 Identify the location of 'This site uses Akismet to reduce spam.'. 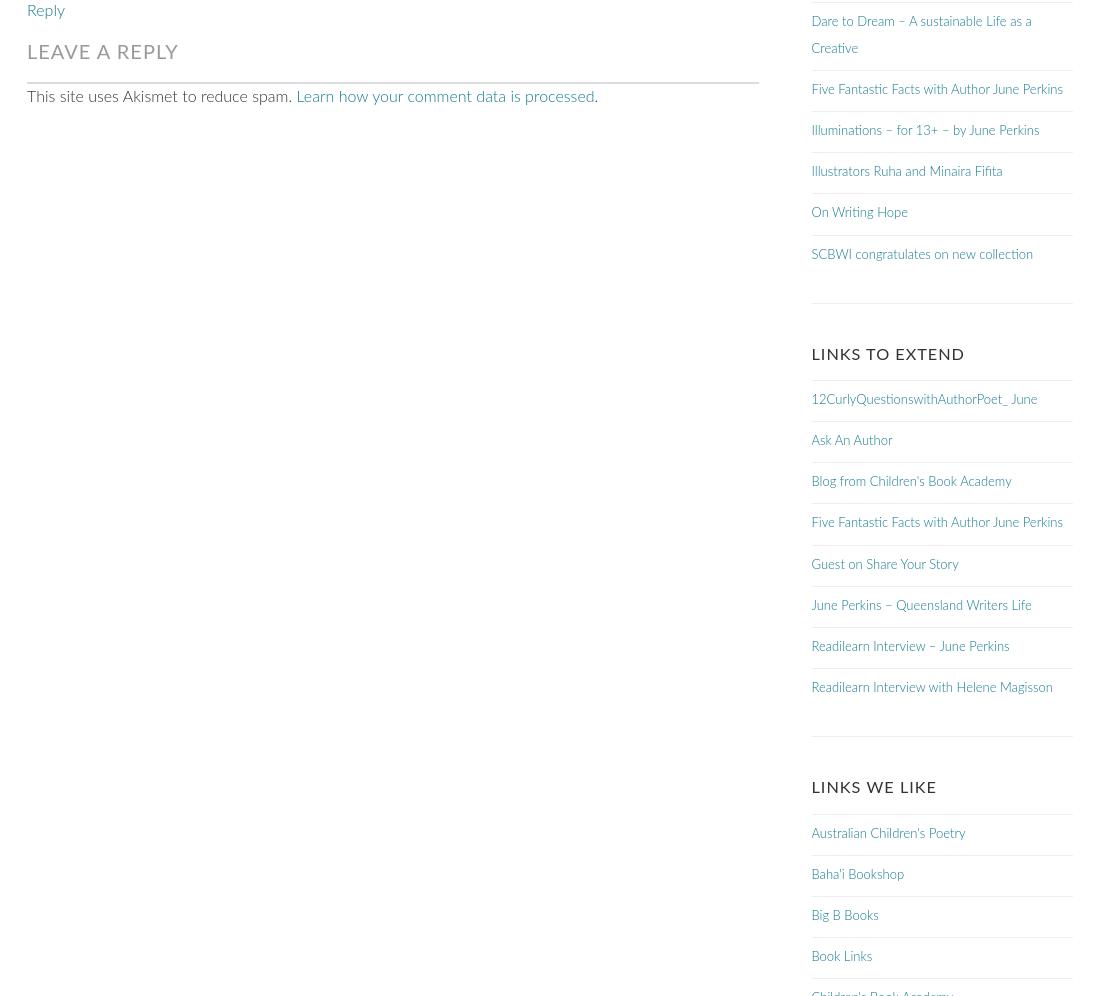
(160, 97).